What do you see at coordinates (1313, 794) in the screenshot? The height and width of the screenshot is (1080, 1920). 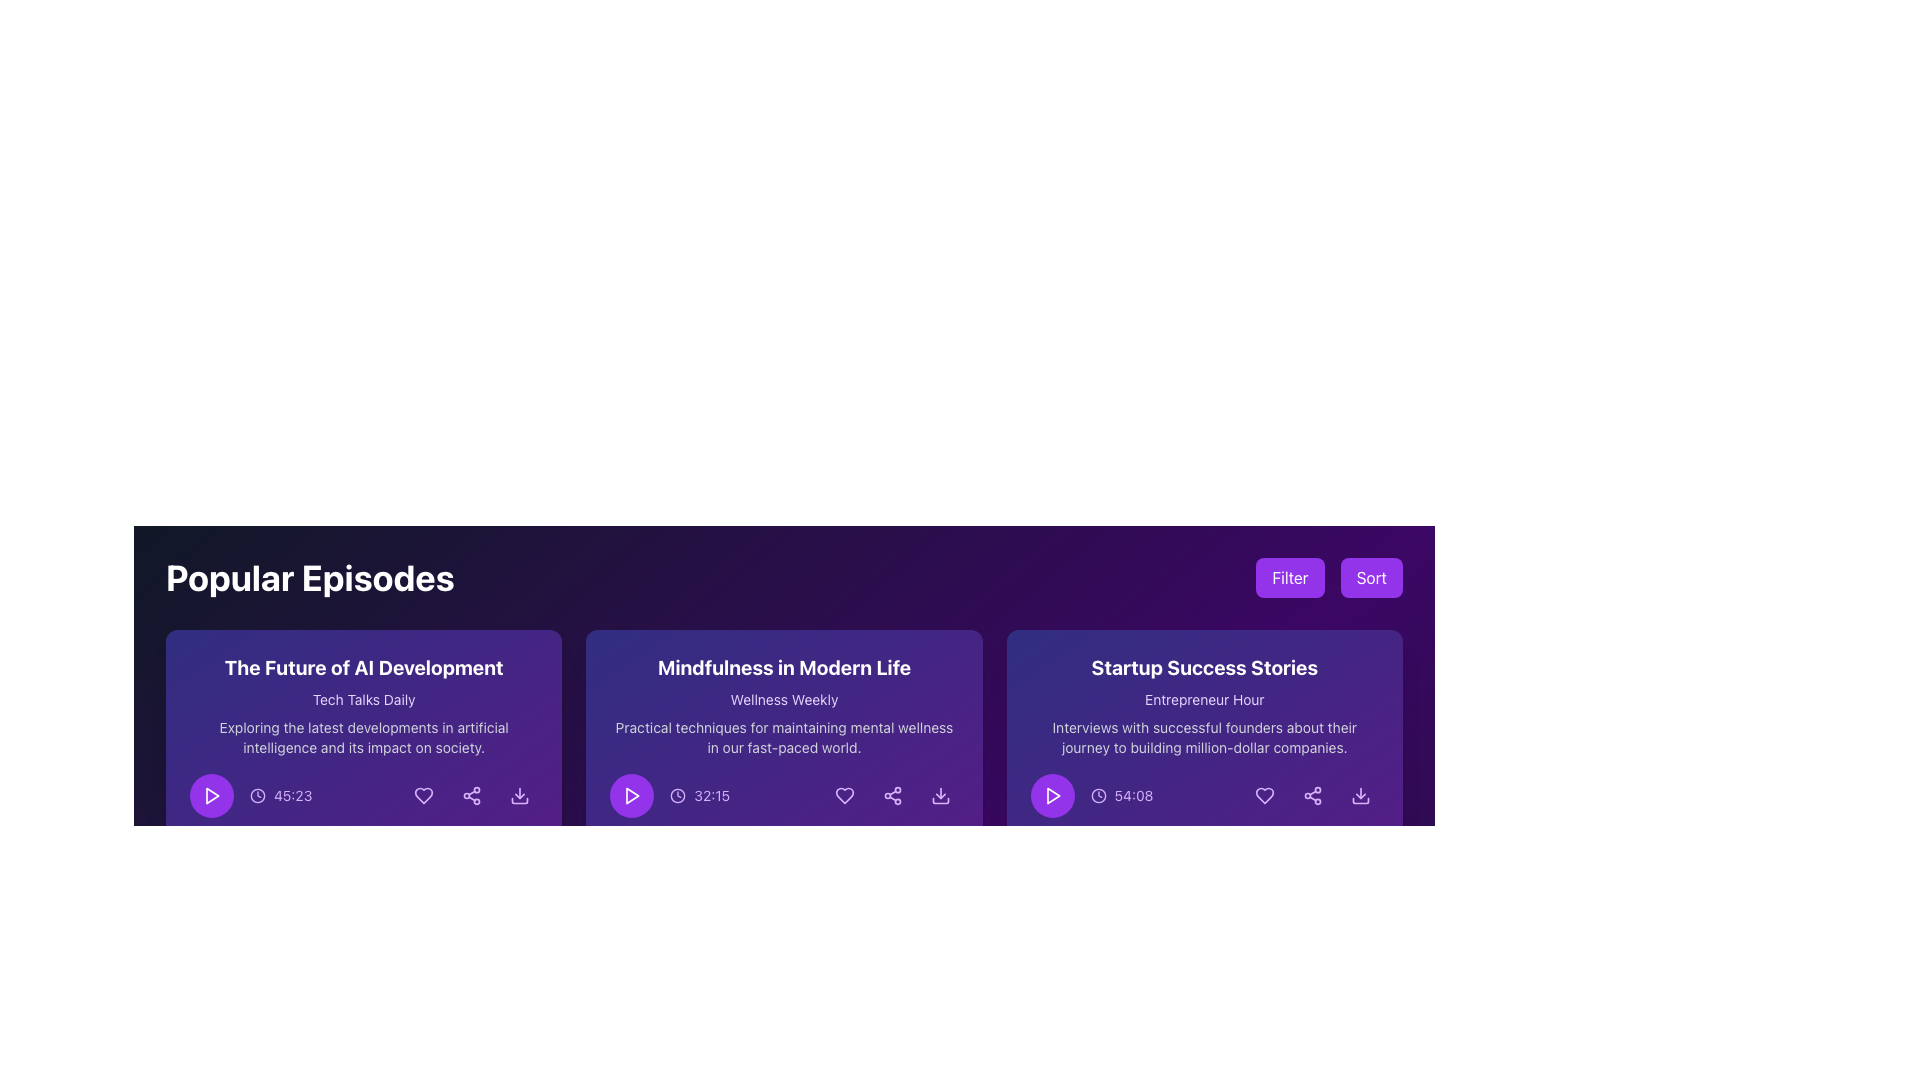 I see `the 'share' button located in the bottom right section of the 'Startup Success Stories' card` at bounding box center [1313, 794].